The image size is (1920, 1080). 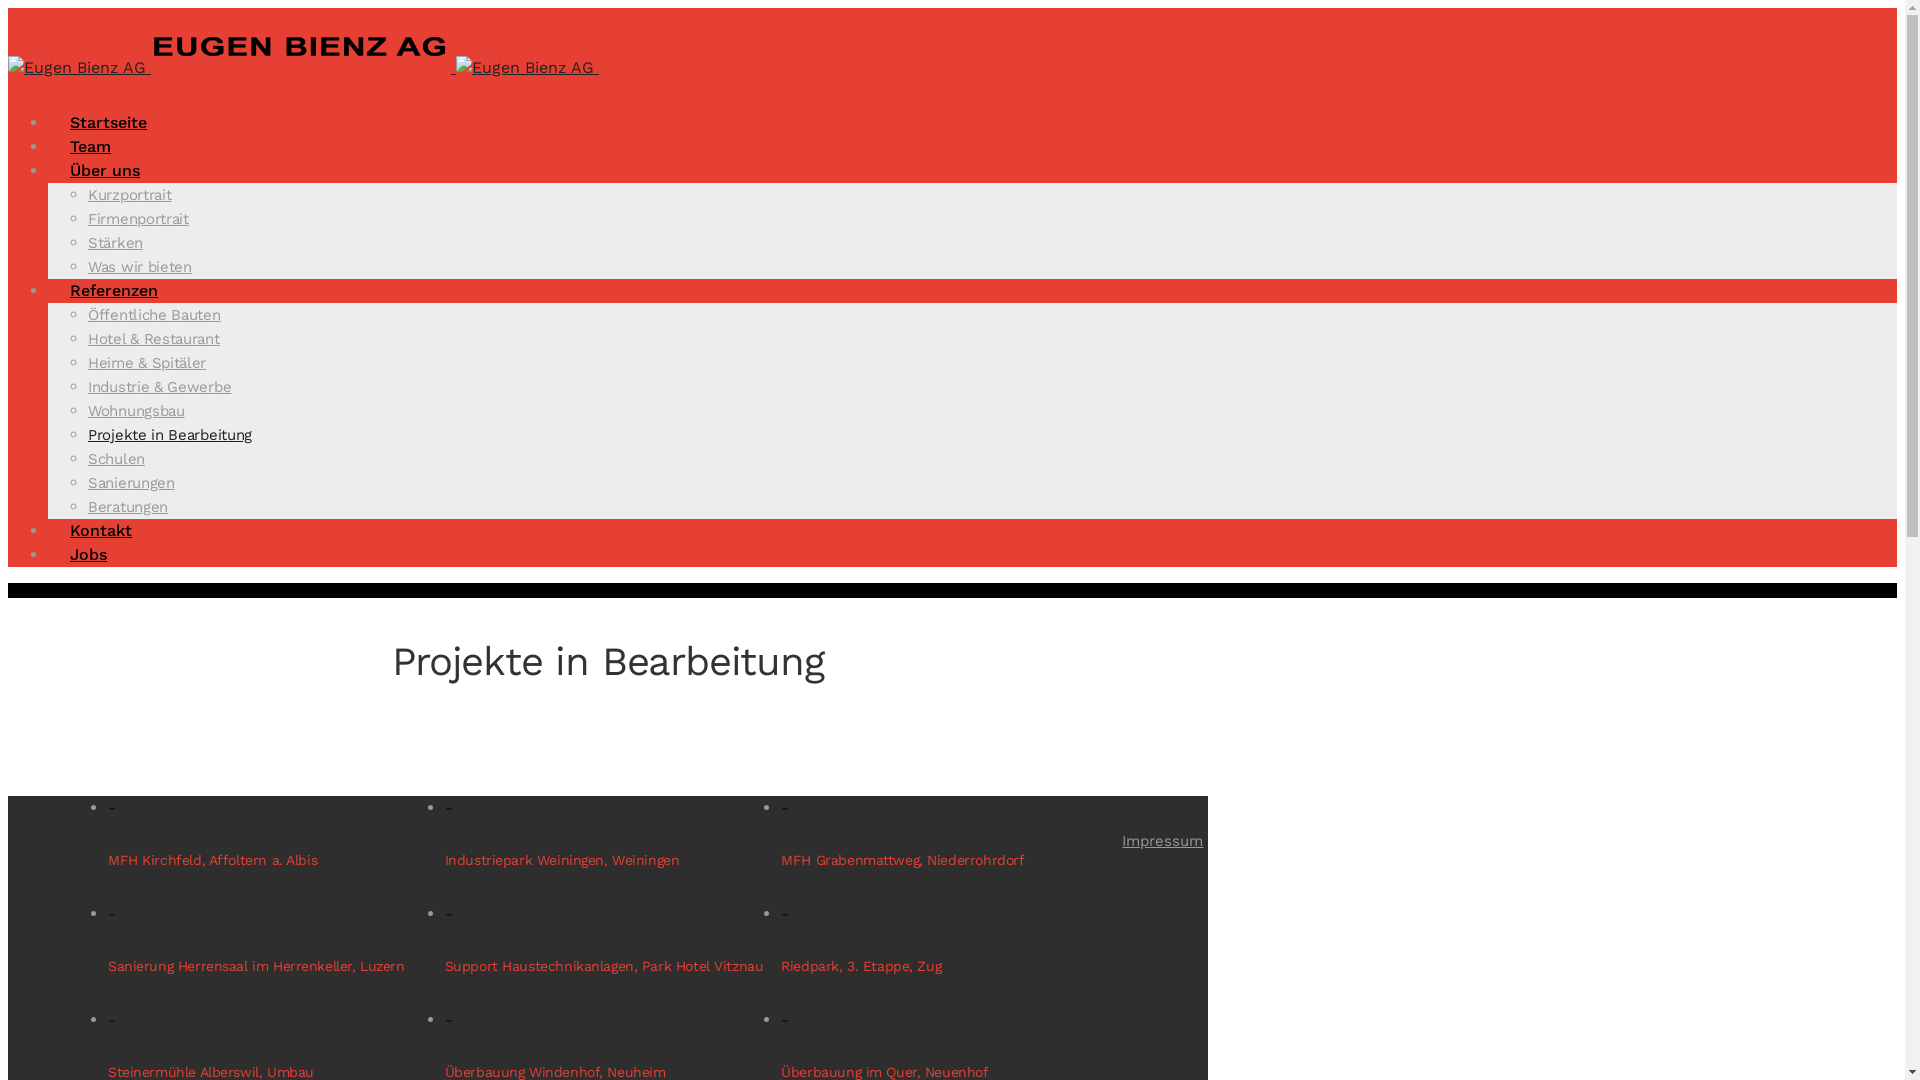 I want to click on 'Kurzportrait', so click(x=128, y=195).